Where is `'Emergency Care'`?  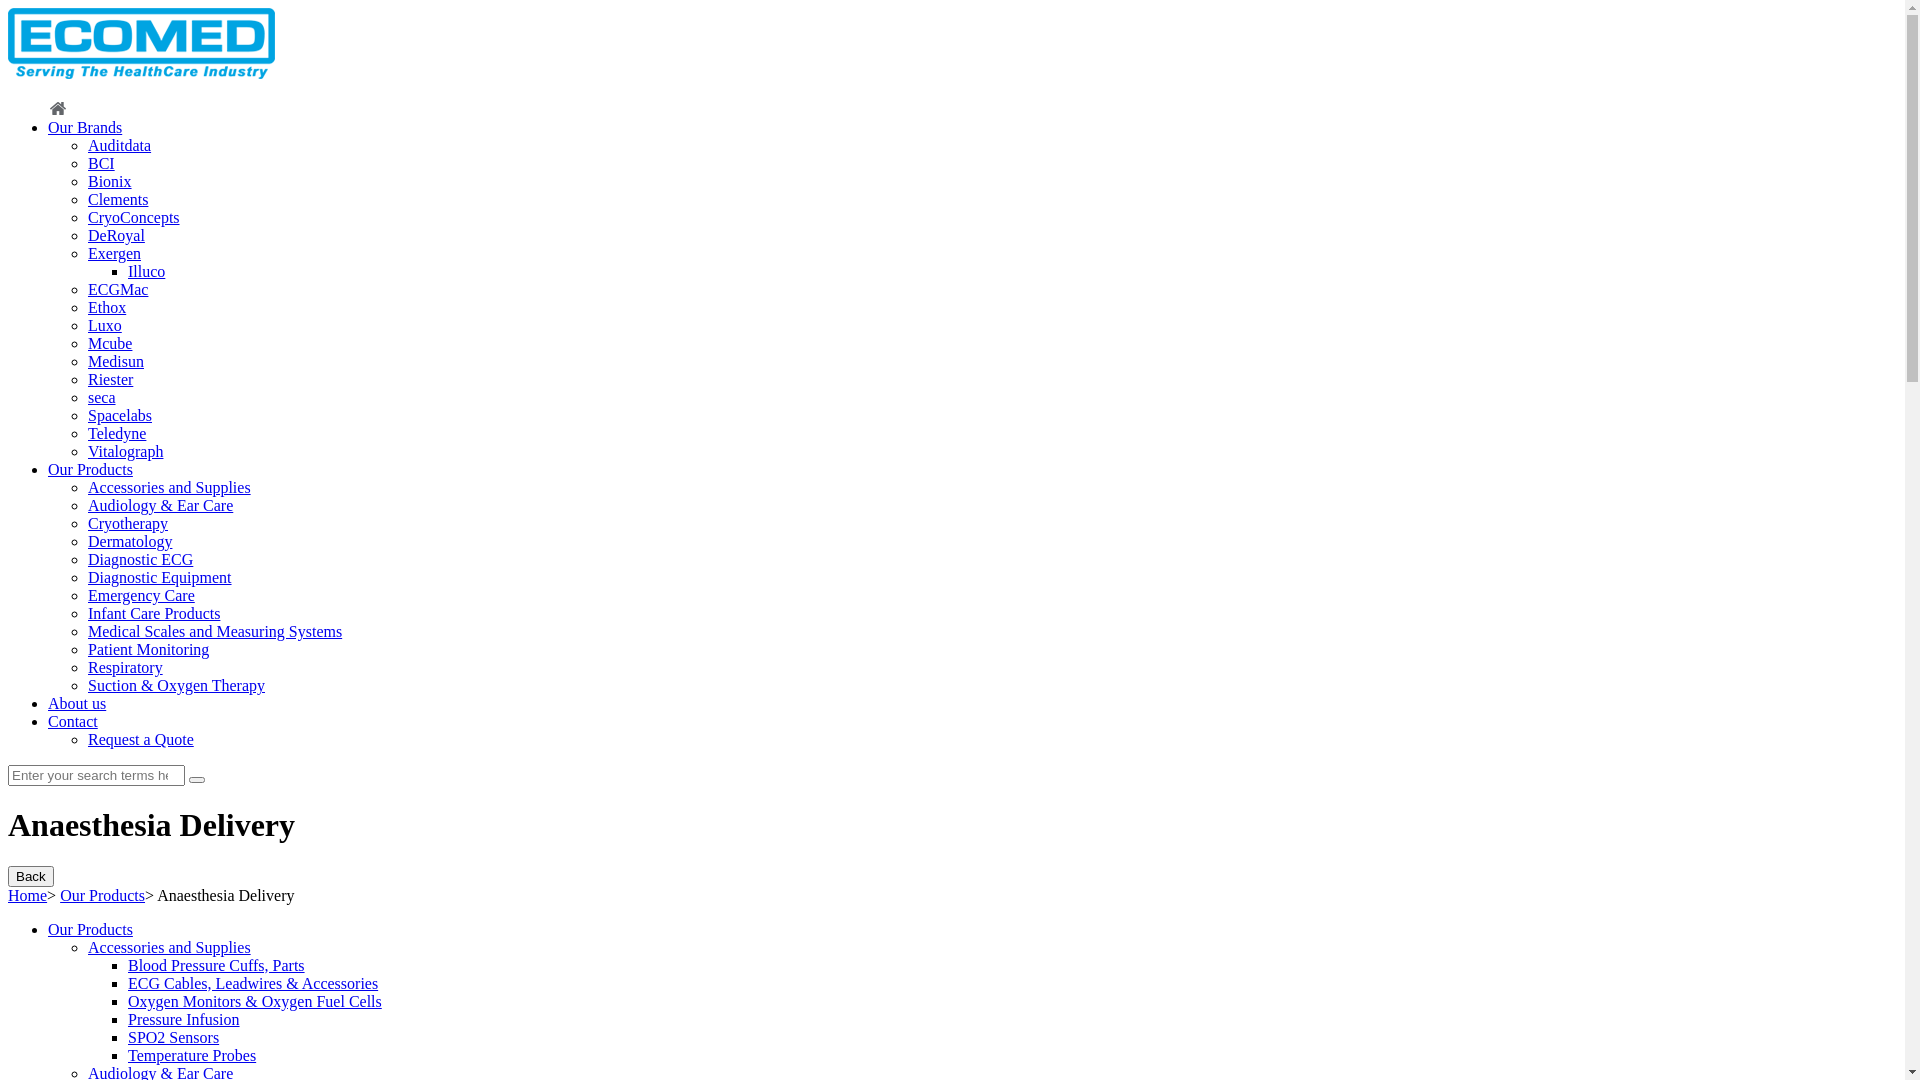
'Emergency Care' is located at coordinates (86, 594).